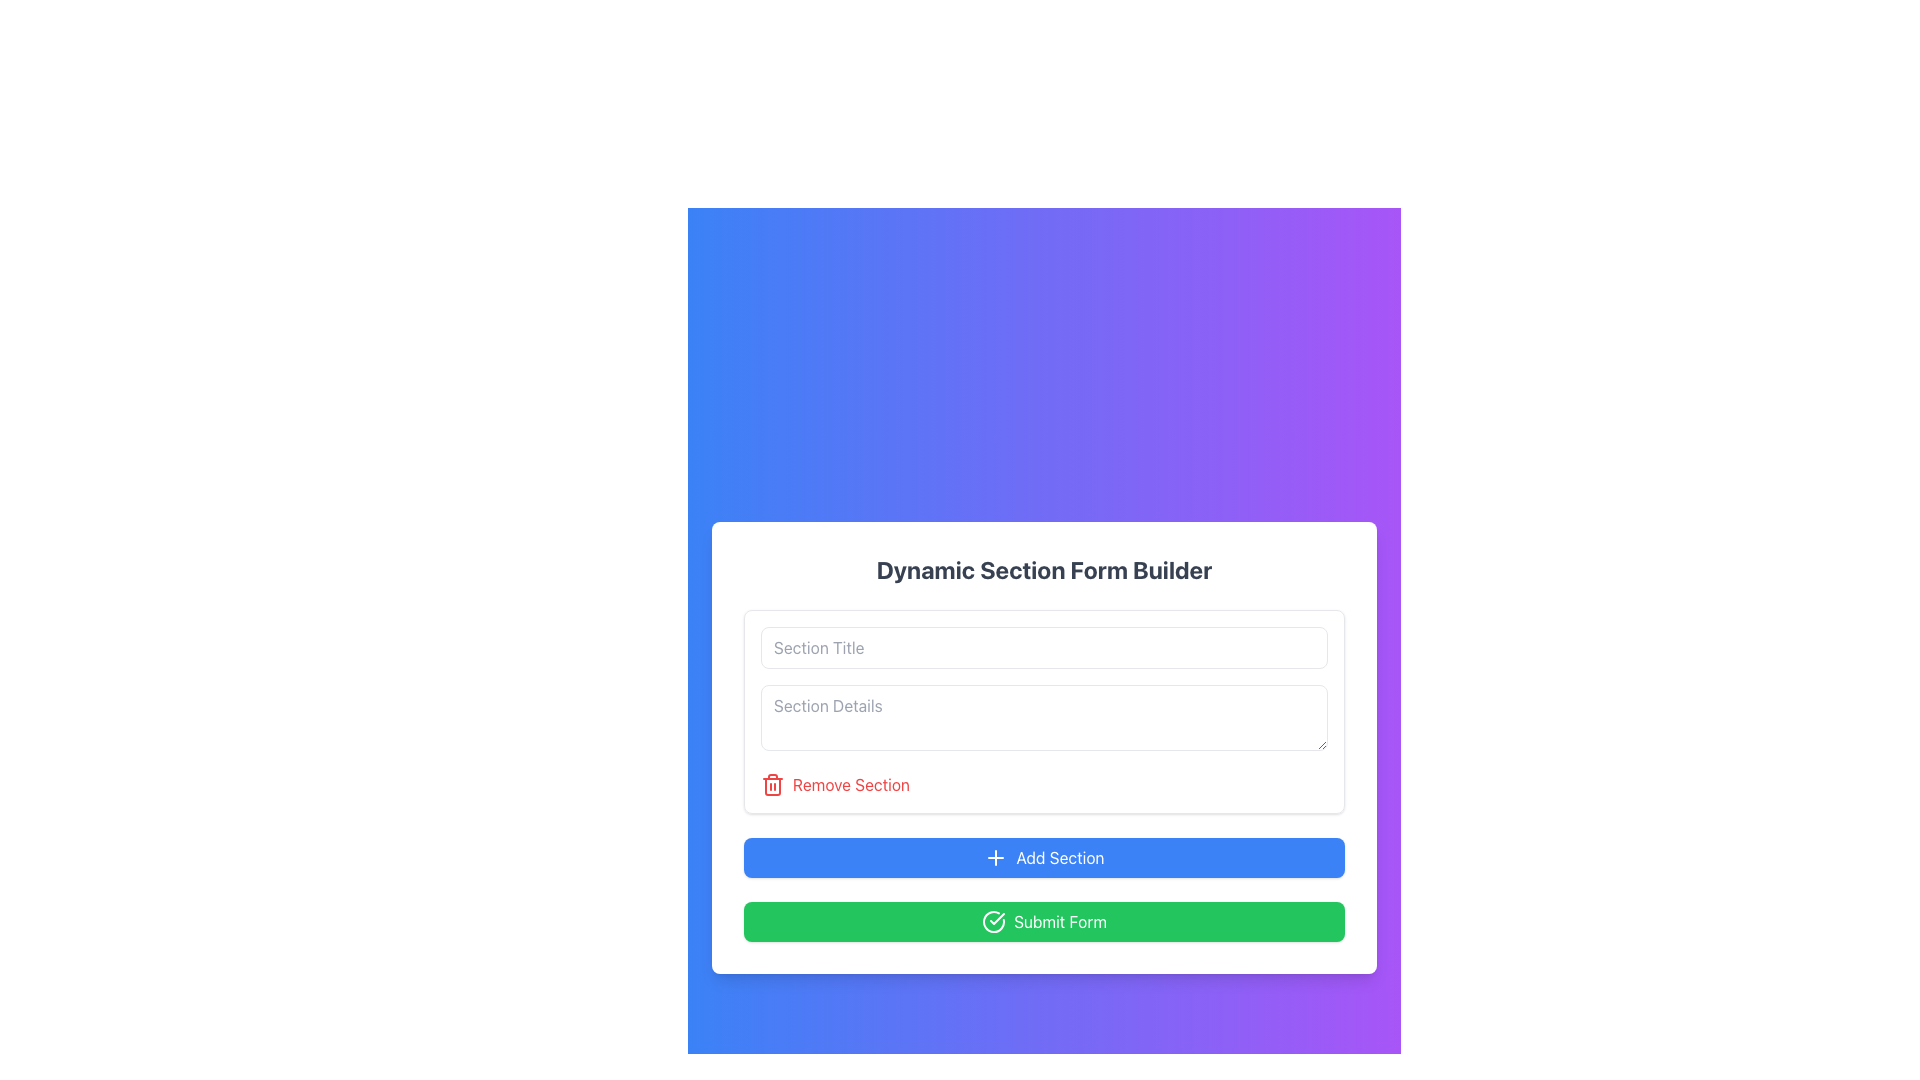 Image resolution: width=1920 pixels, height=1080 pixels. I want to click on the 'Remove Section' button by clicking on the red trash bin icon located to the left of the text label, so click(771, 784).